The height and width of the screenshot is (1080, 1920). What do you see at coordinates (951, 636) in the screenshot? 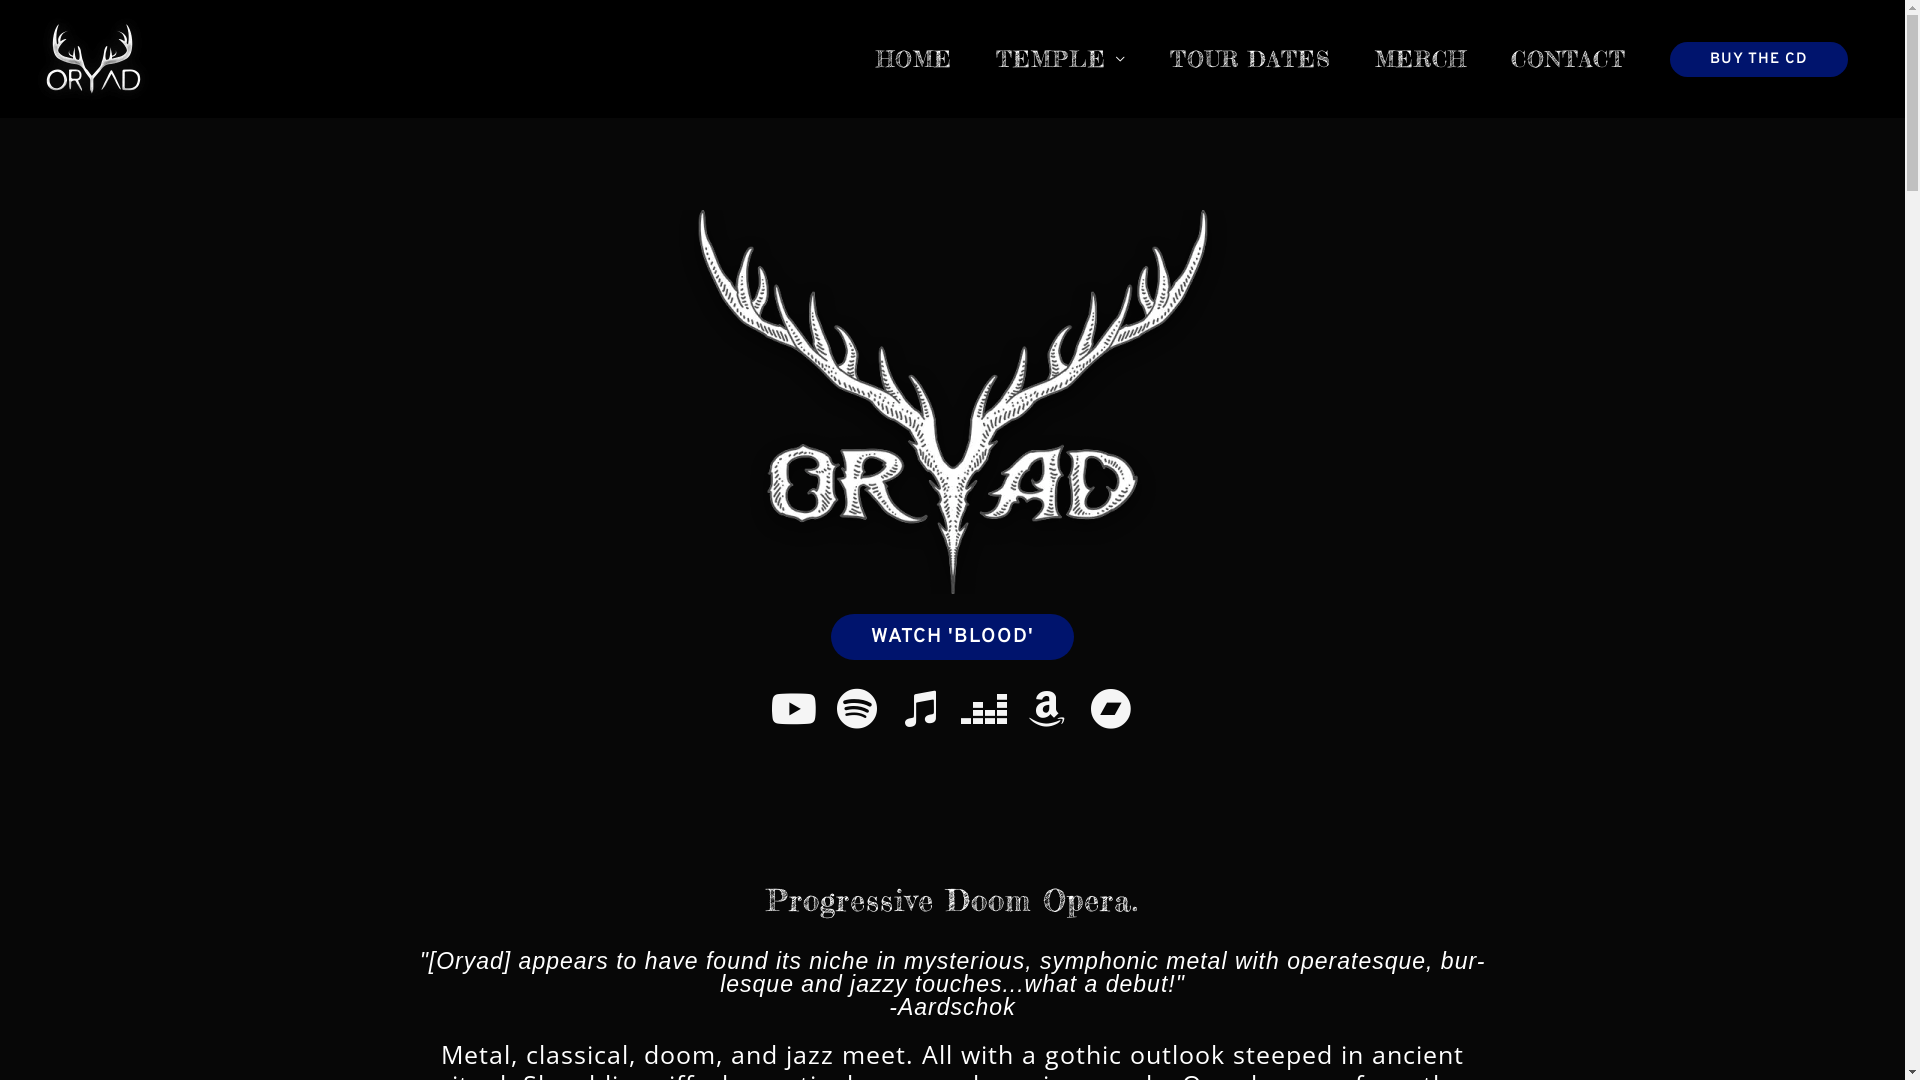
I see `'WATCH 'BLOOD''` at bounding box center [951, 636].